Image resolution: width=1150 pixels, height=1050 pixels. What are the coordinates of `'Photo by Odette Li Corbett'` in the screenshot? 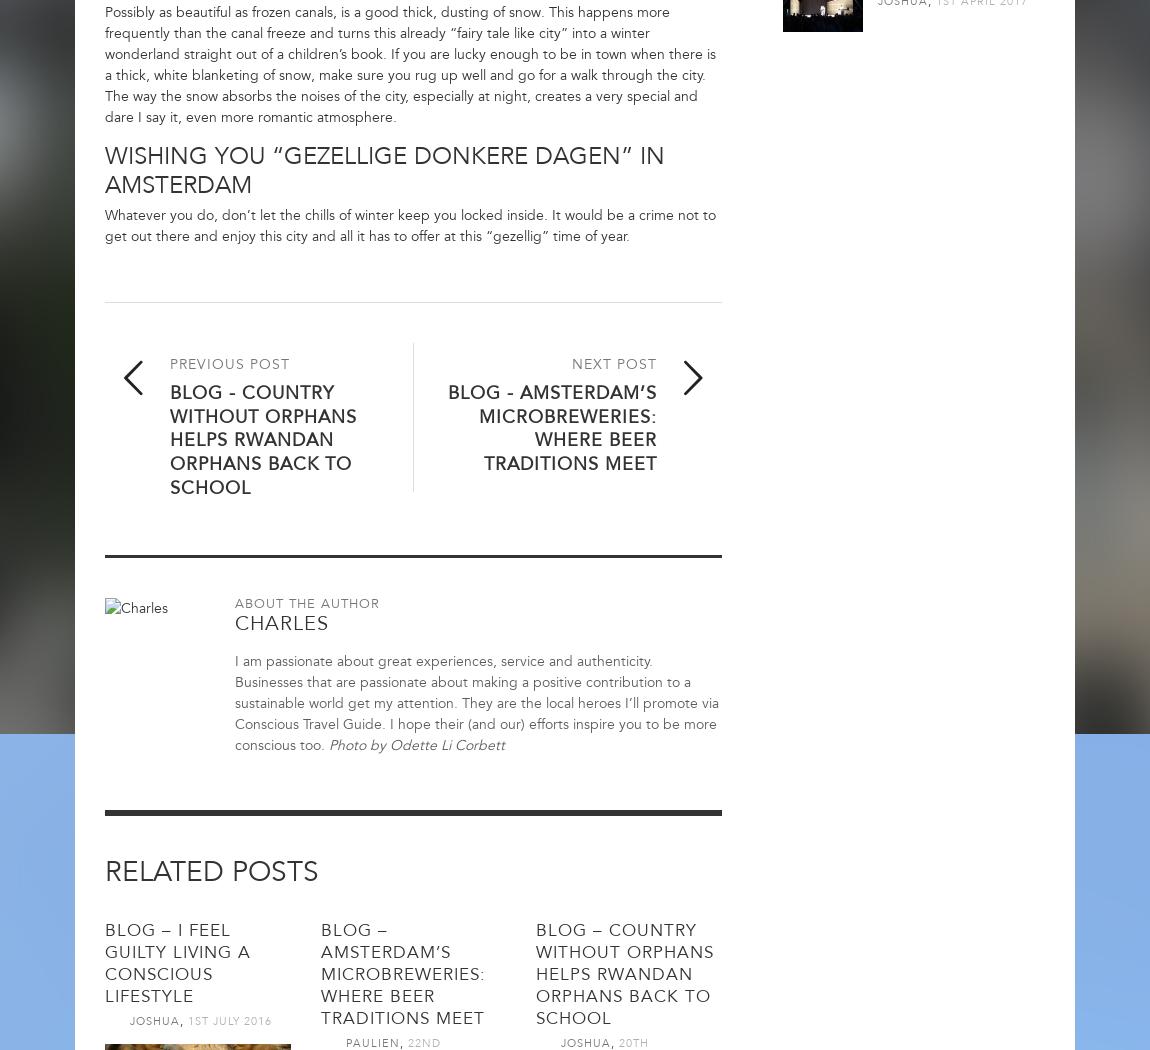 It's located at (416, 743).